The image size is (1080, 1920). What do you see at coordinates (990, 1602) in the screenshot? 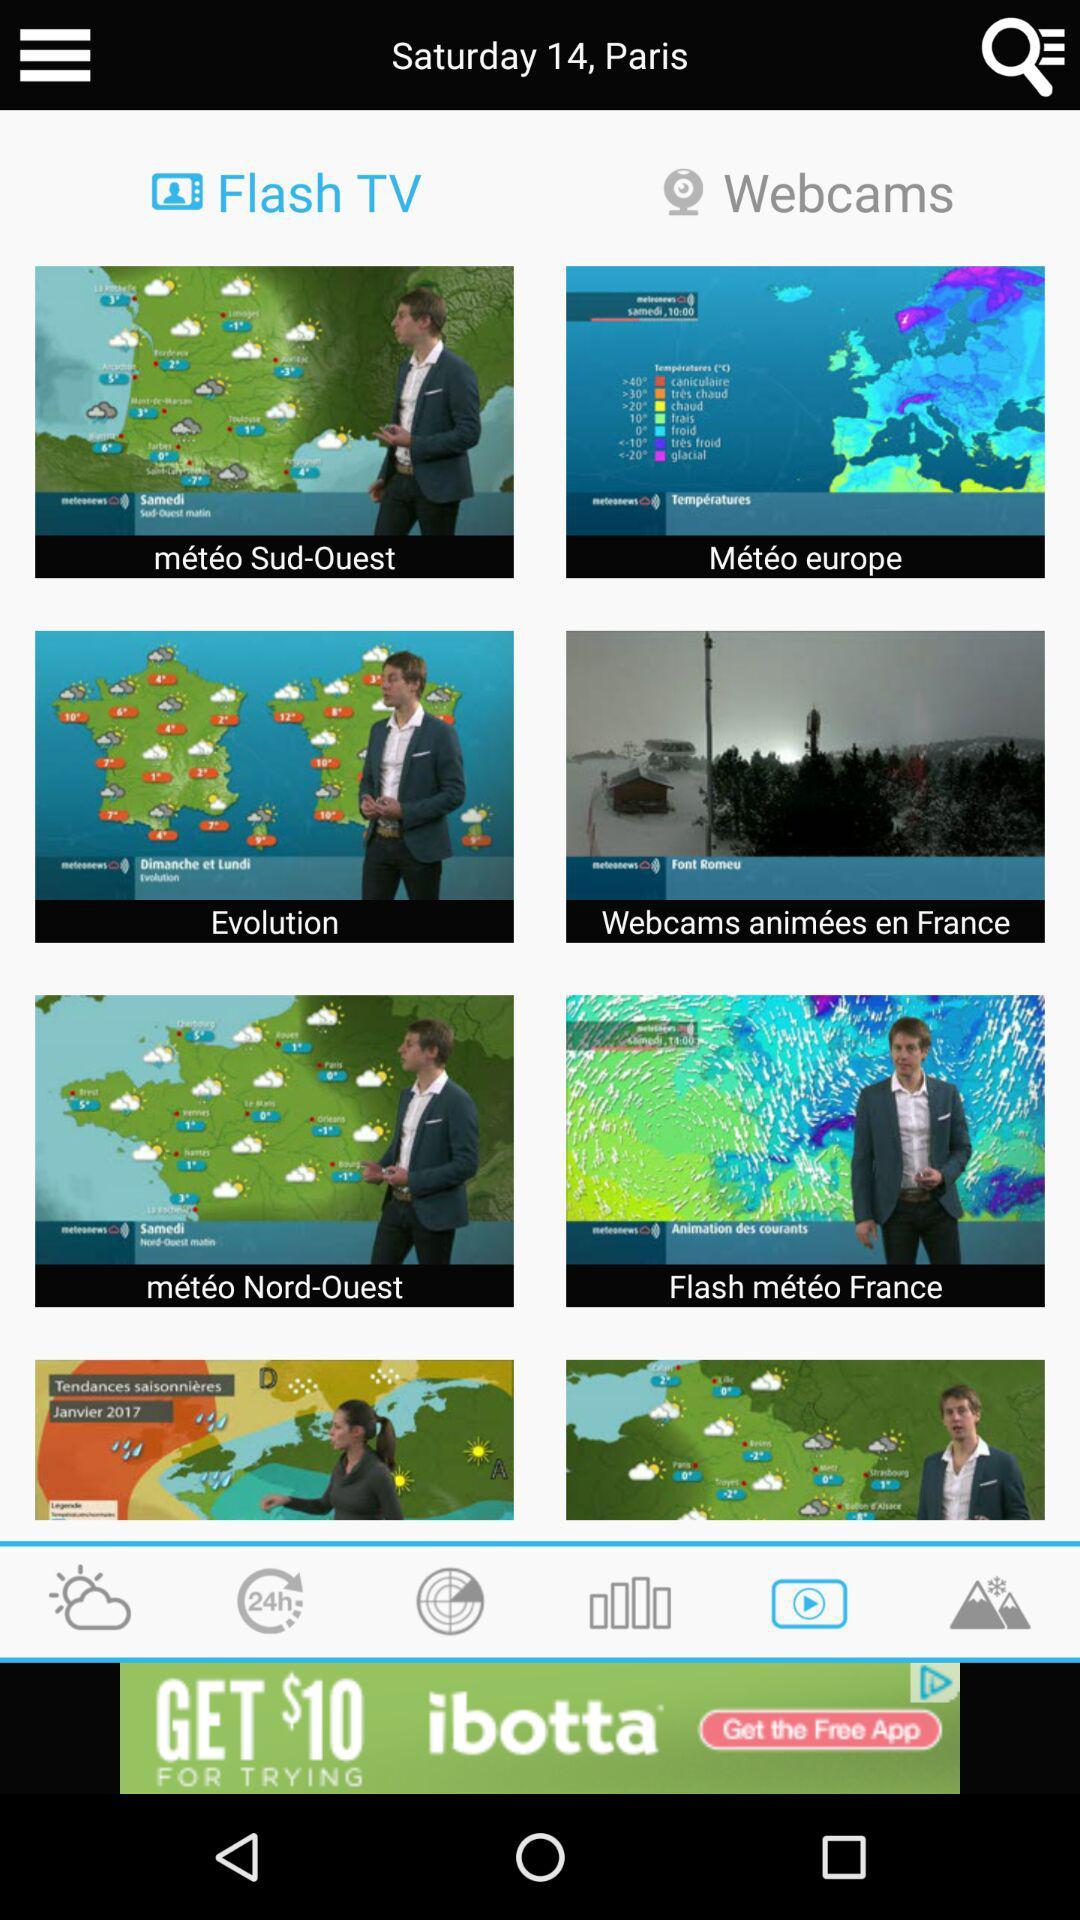
I see `the icon which is at bottom right side of the page` at bounding box center [990, 1602].